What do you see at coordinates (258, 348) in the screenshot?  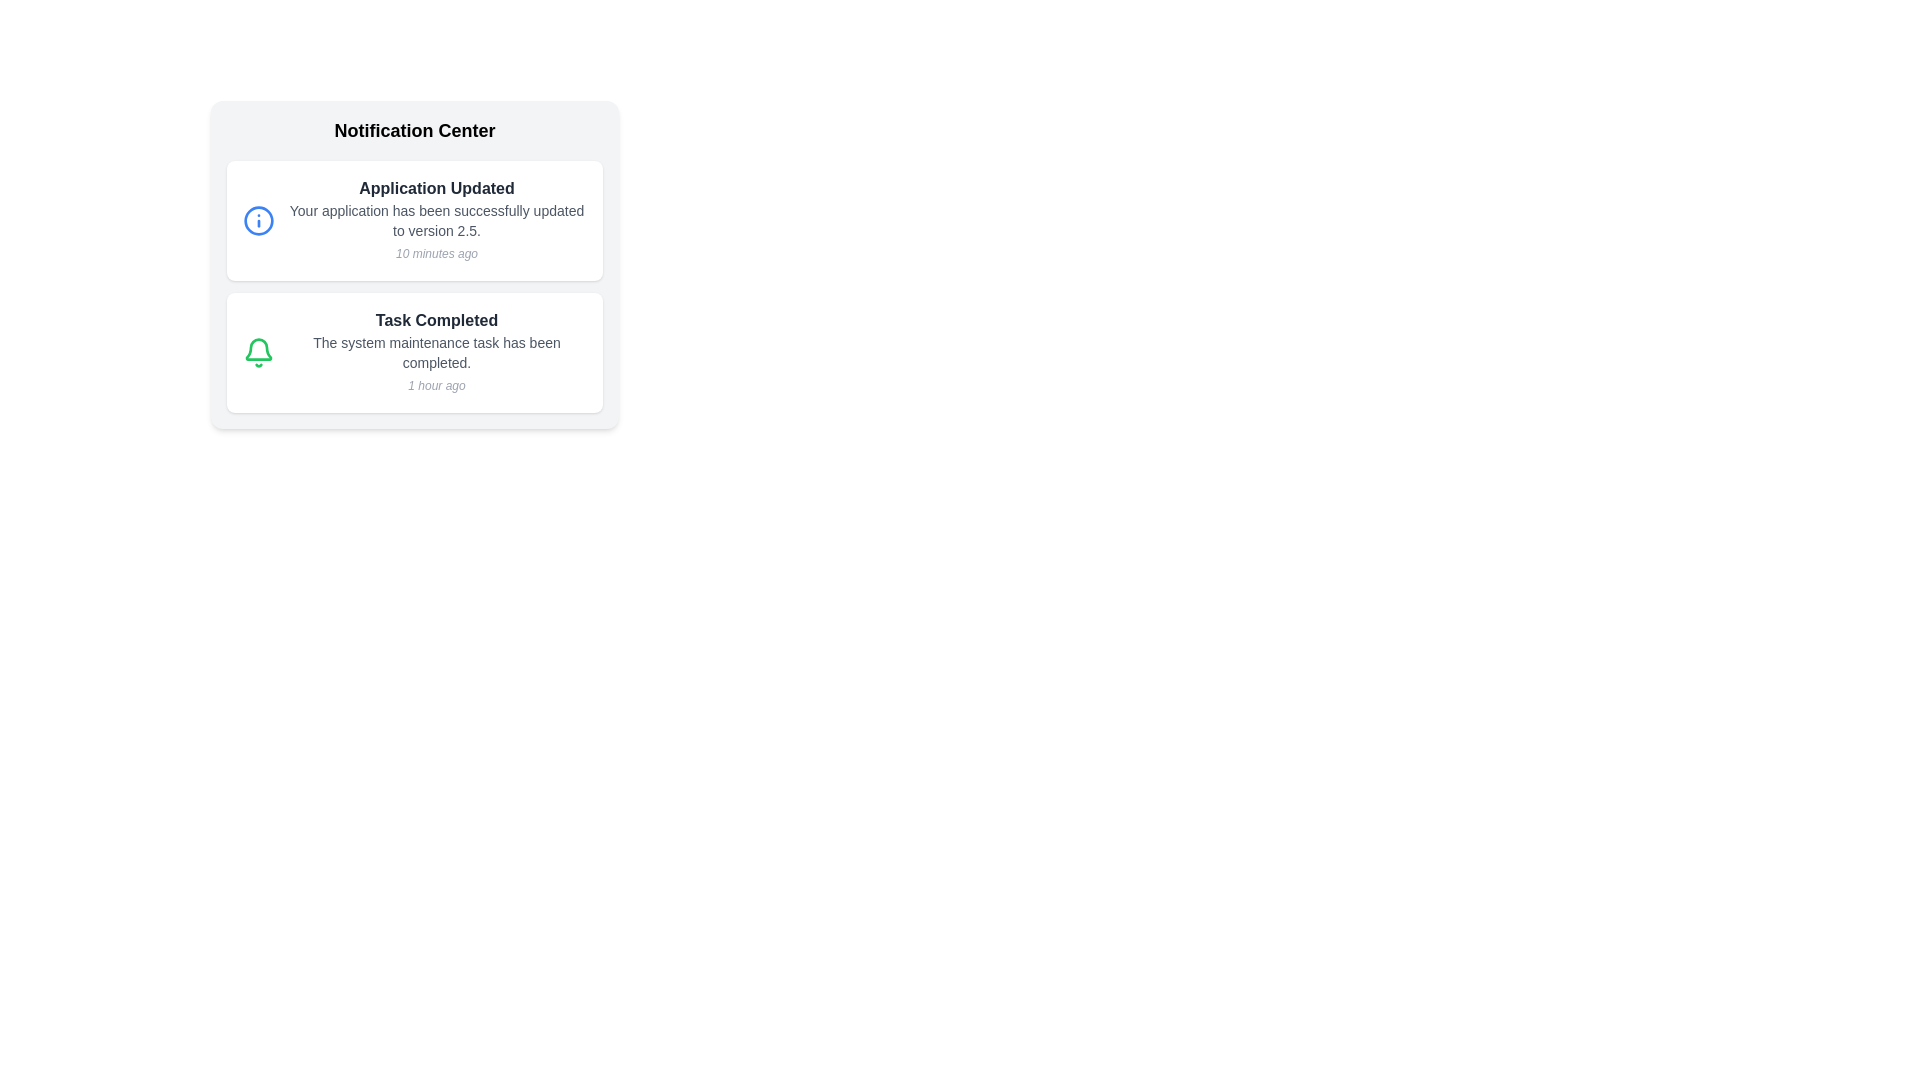 I see `the bell-shaped graphical icon located in the lower notification box titled 'Task Completed', which serves as a visual indicator for notifications or alerts` at bounding box center [258, 348].